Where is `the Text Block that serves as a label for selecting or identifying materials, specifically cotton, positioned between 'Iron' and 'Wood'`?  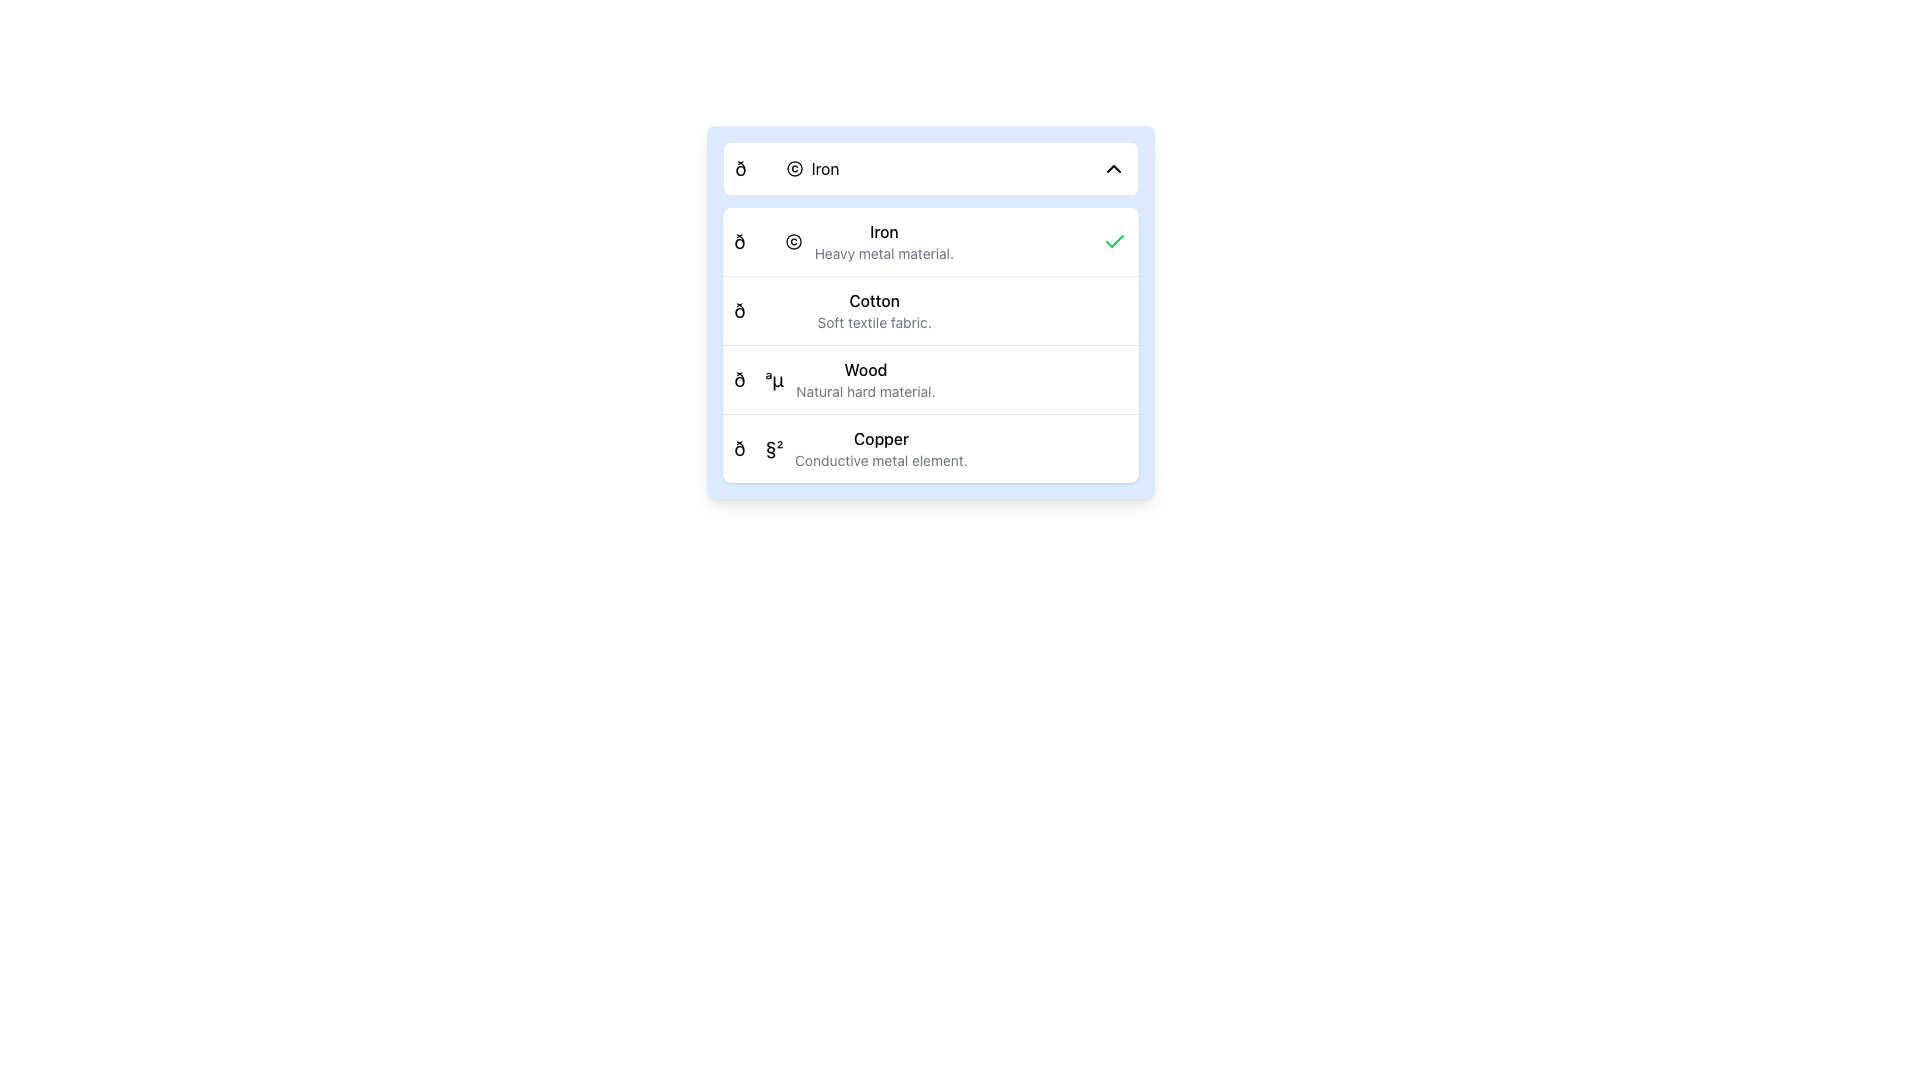
the Text Block that serves as a label for selecting or identifying materials, specifically cotton, positioned between 'Iron' and 'Wood' is located at coordinates (874, 311).